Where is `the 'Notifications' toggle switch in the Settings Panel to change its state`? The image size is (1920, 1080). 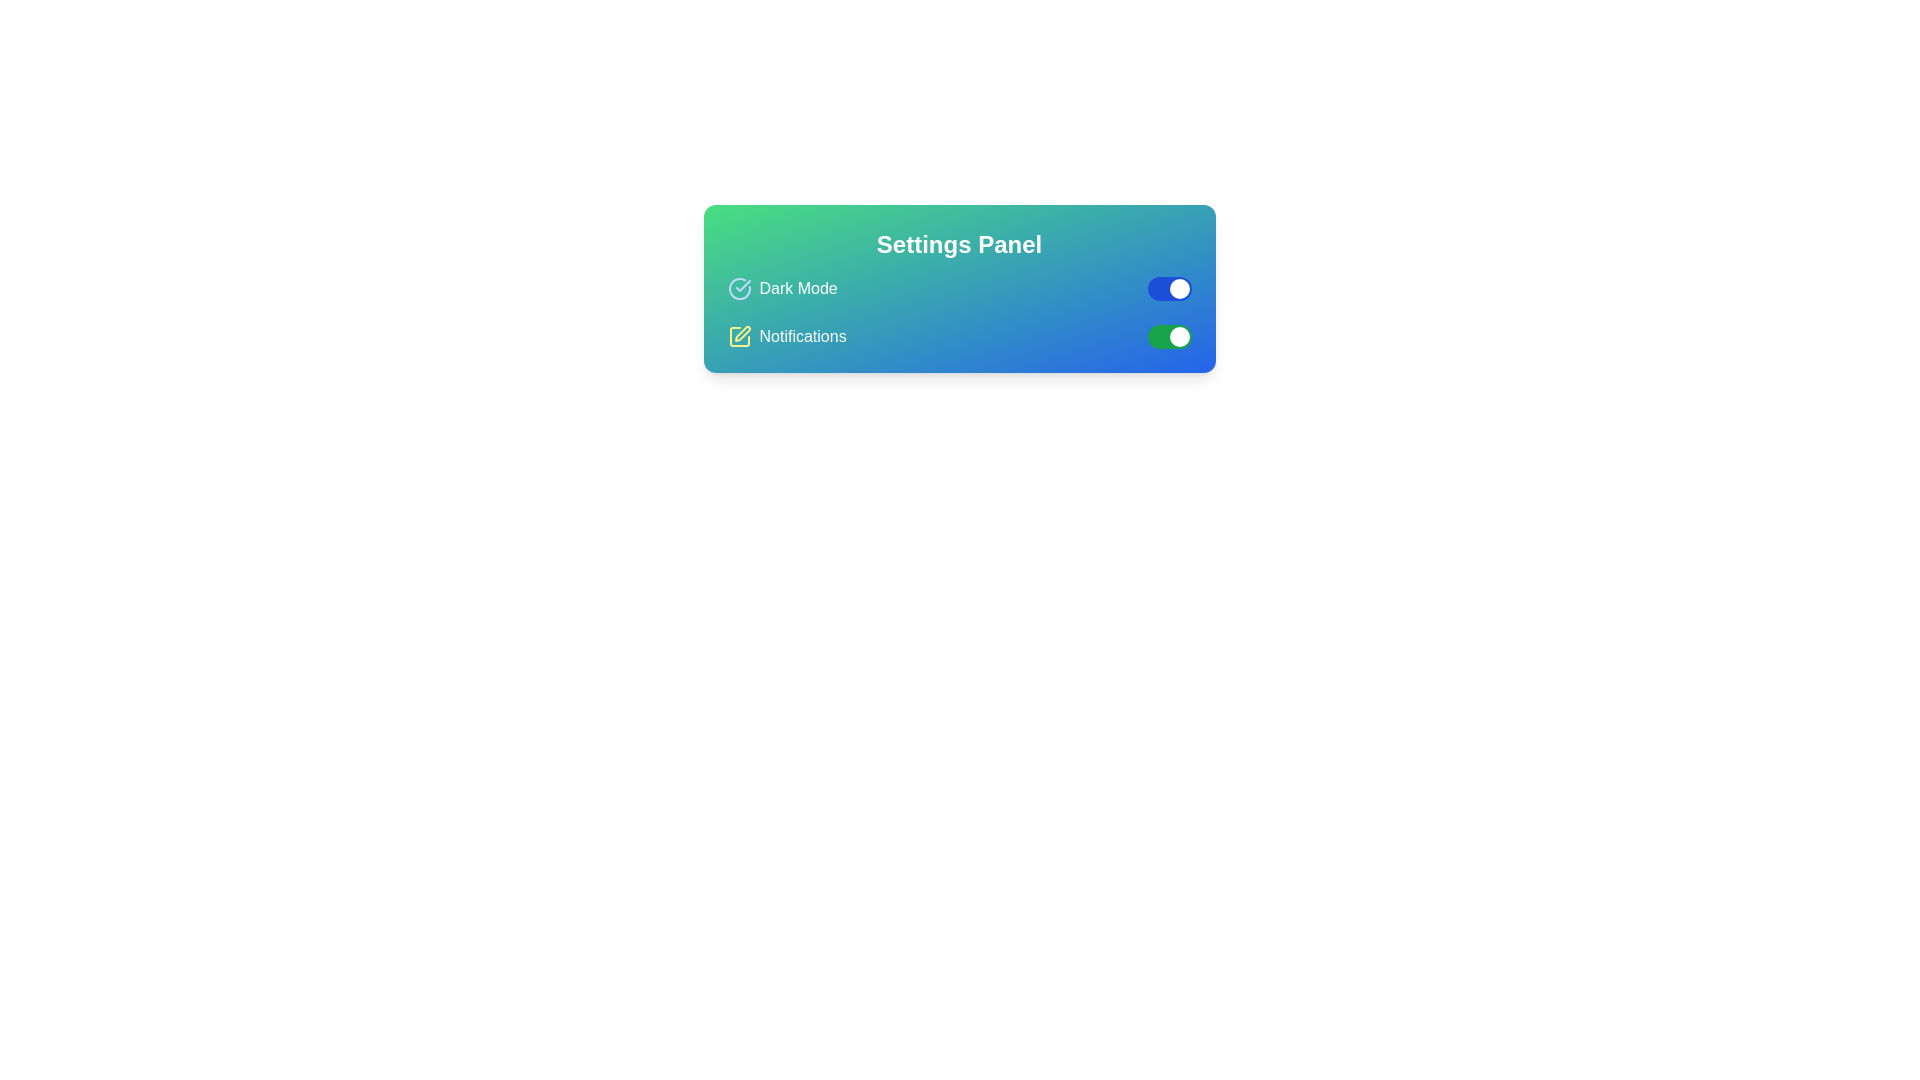
the 'Notifications' toggle switch in the Settings Panel to change its state is located at coordinates (958, 335).